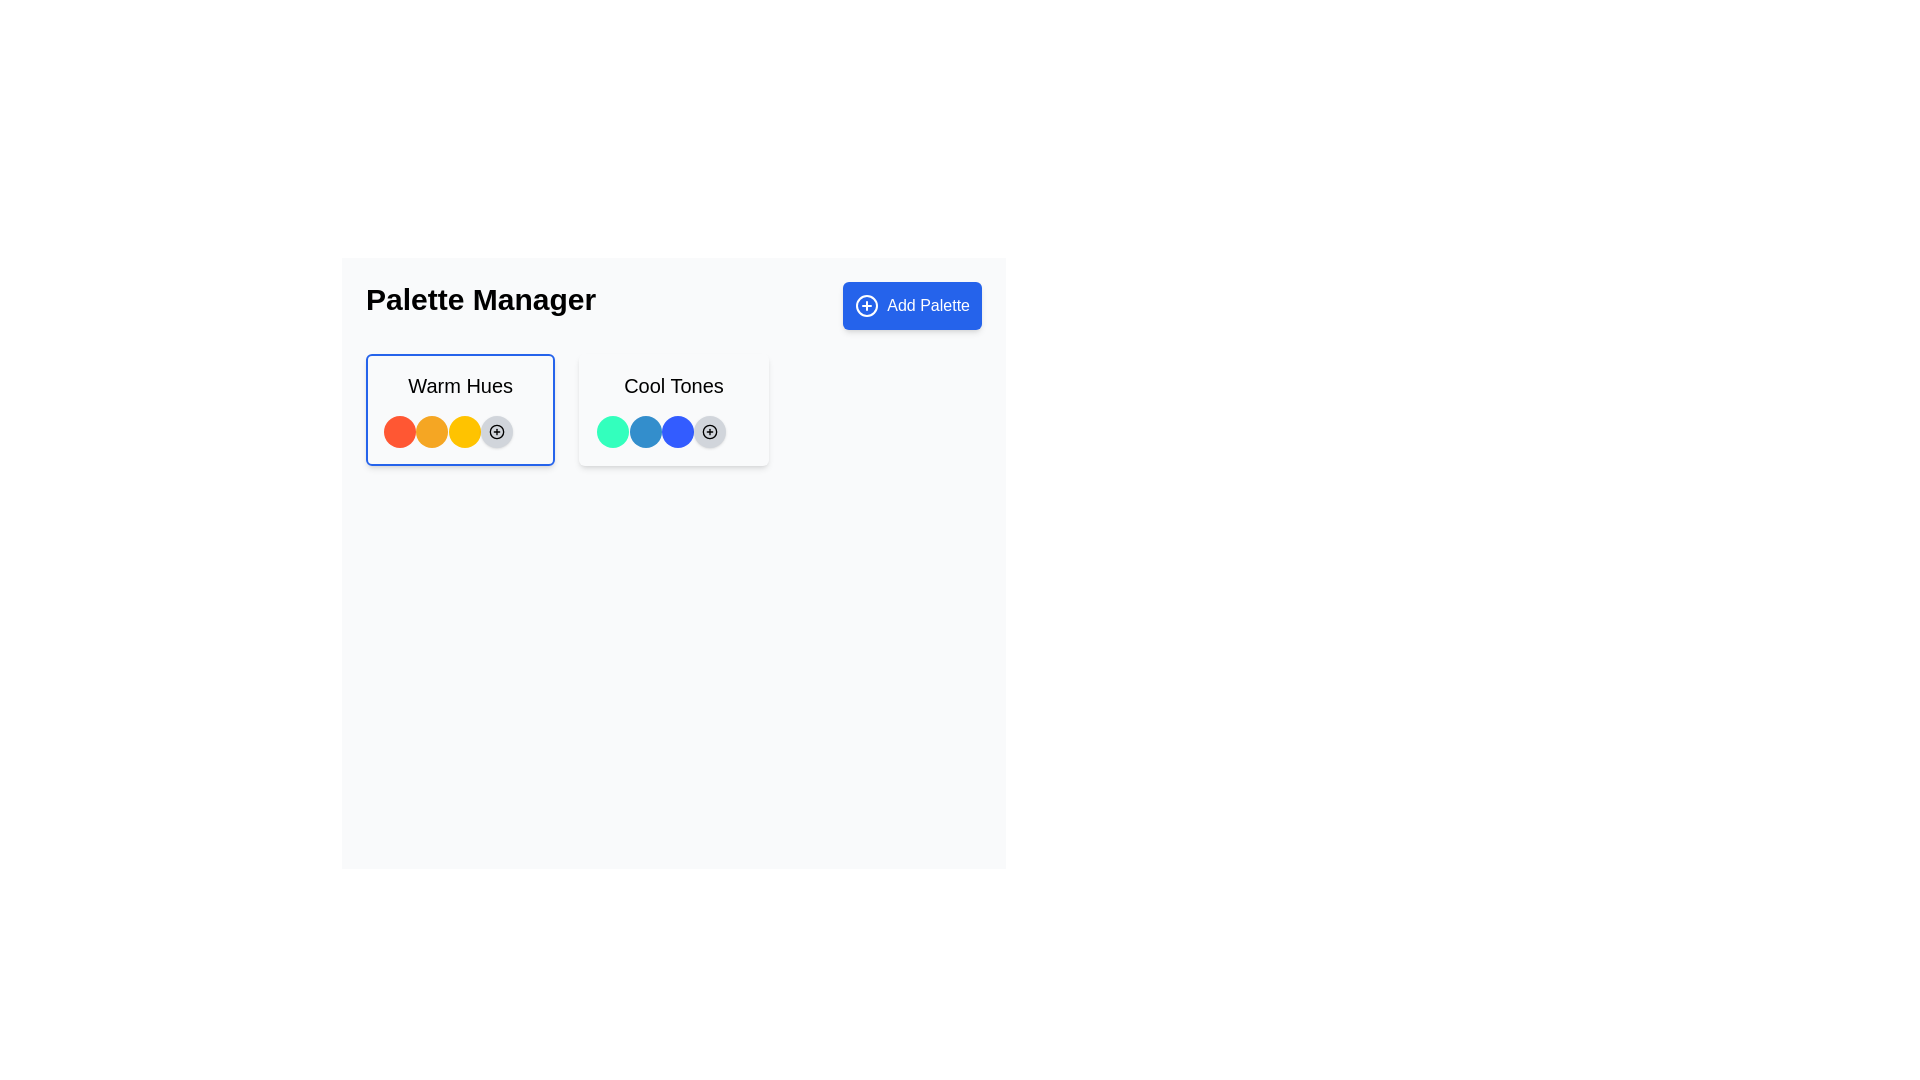 The width and height of the screenshot is (1920, 1080). I want to click on the fourth circular button in the 'Cool Tones' palette, so click(710, 431).